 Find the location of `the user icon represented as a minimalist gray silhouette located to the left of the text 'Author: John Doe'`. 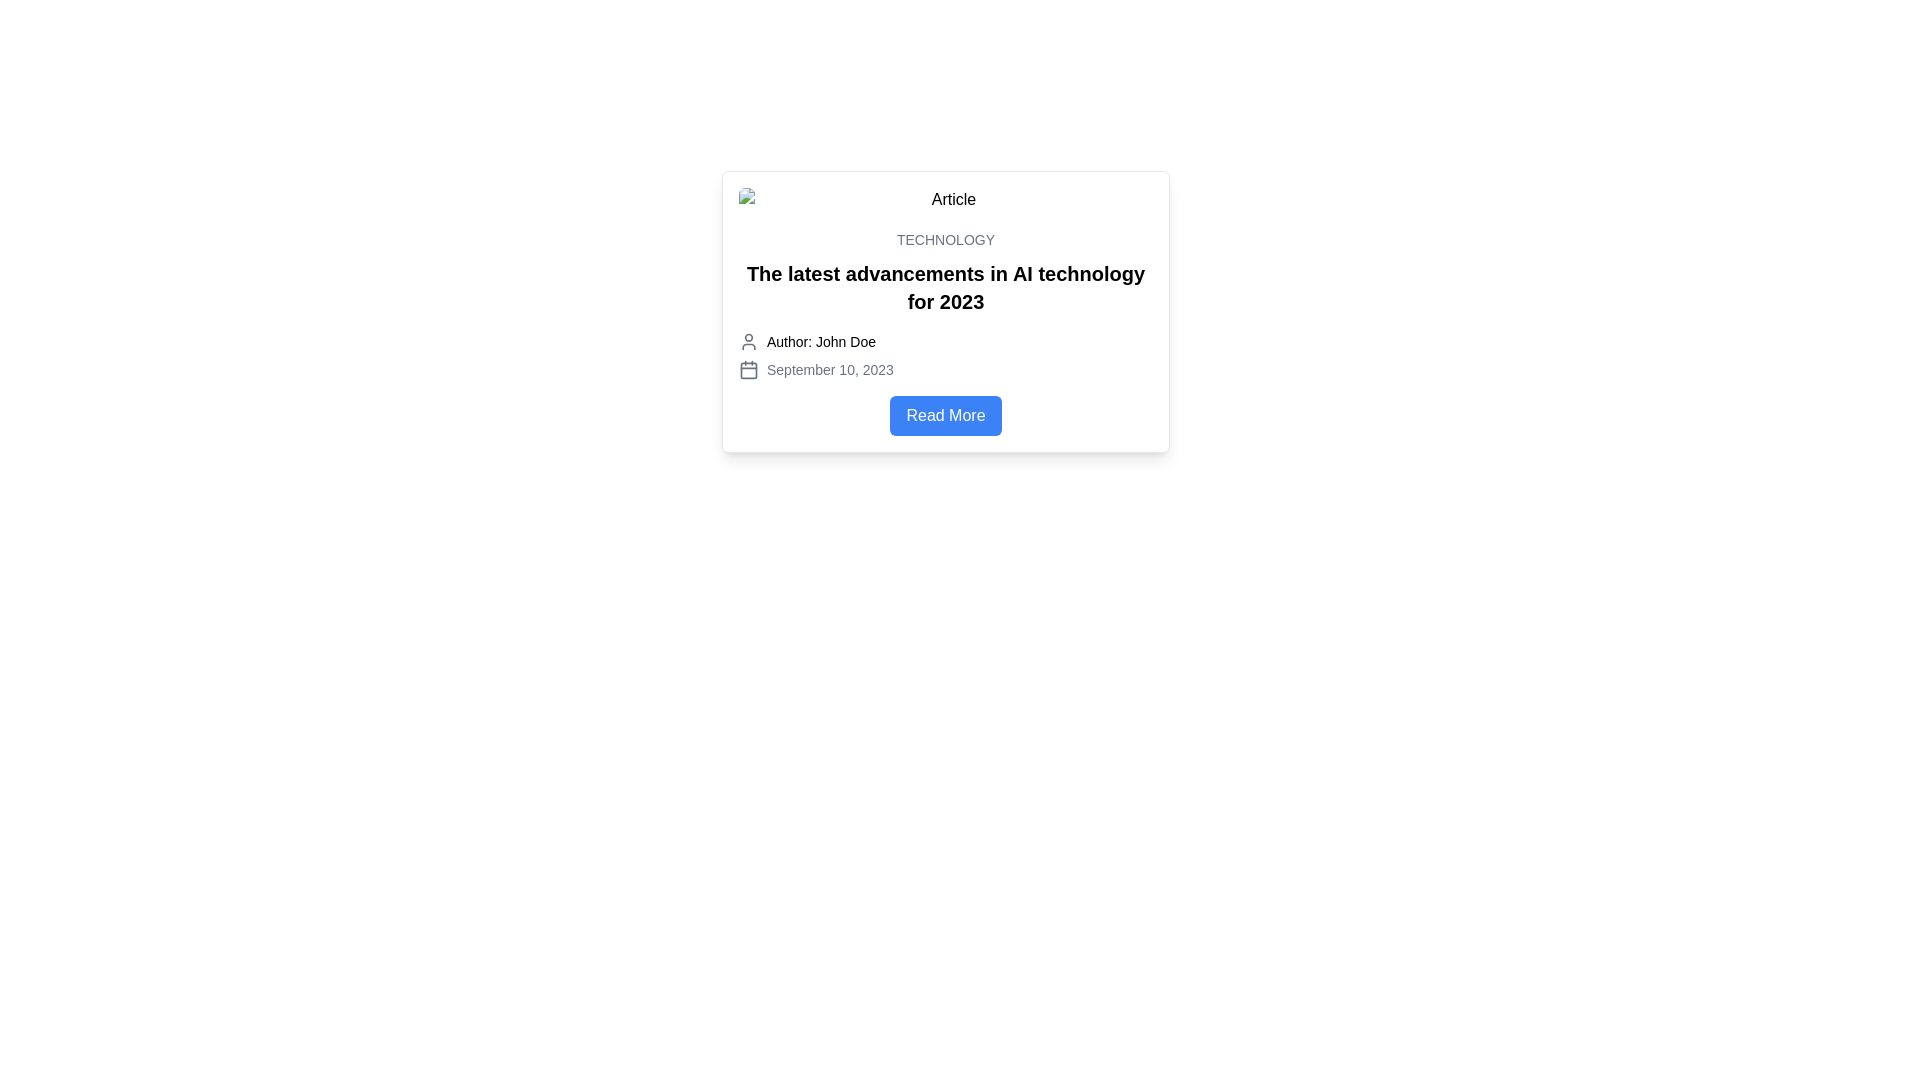

the user icon represented as a minimalist gray silhouette located to the left of the text 'Author: John Doe' is located at coordinates (747, 341).